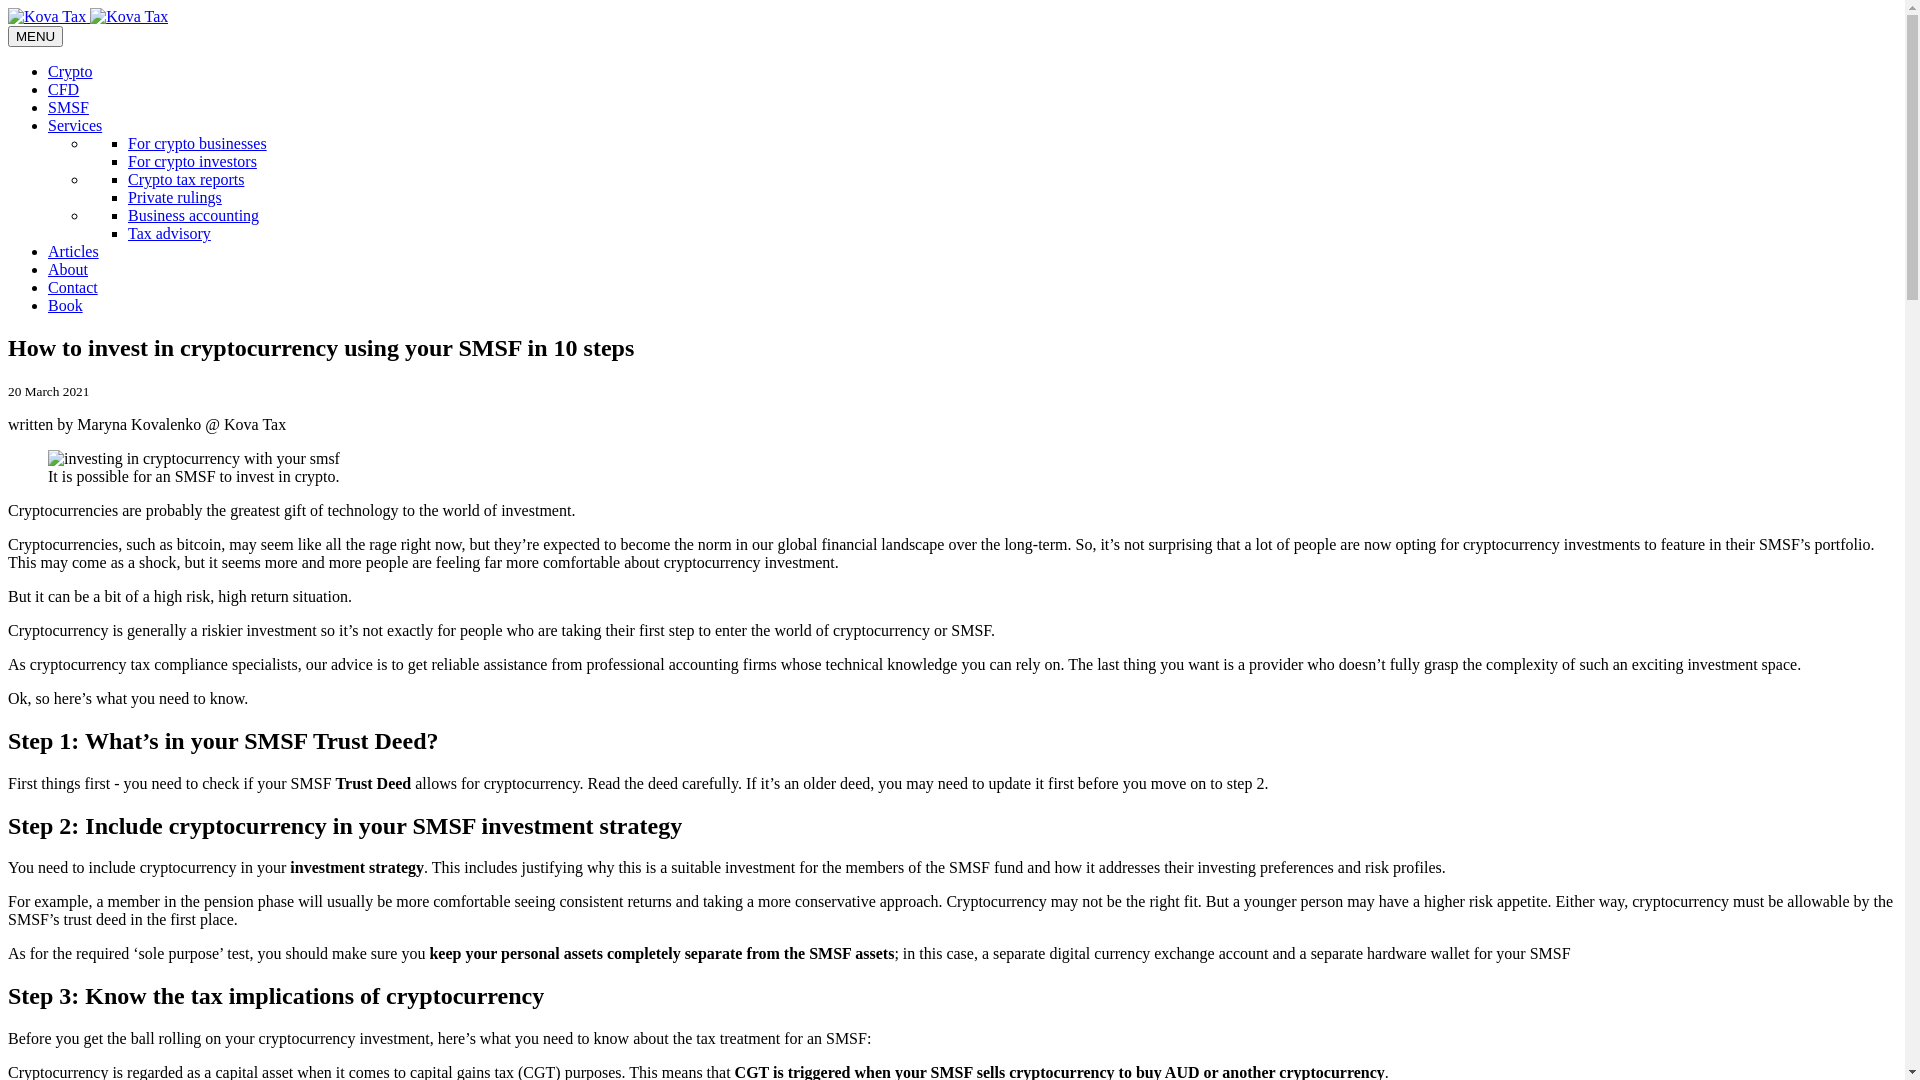  I want to click on 'For crypto businesses', so click(197, 142).